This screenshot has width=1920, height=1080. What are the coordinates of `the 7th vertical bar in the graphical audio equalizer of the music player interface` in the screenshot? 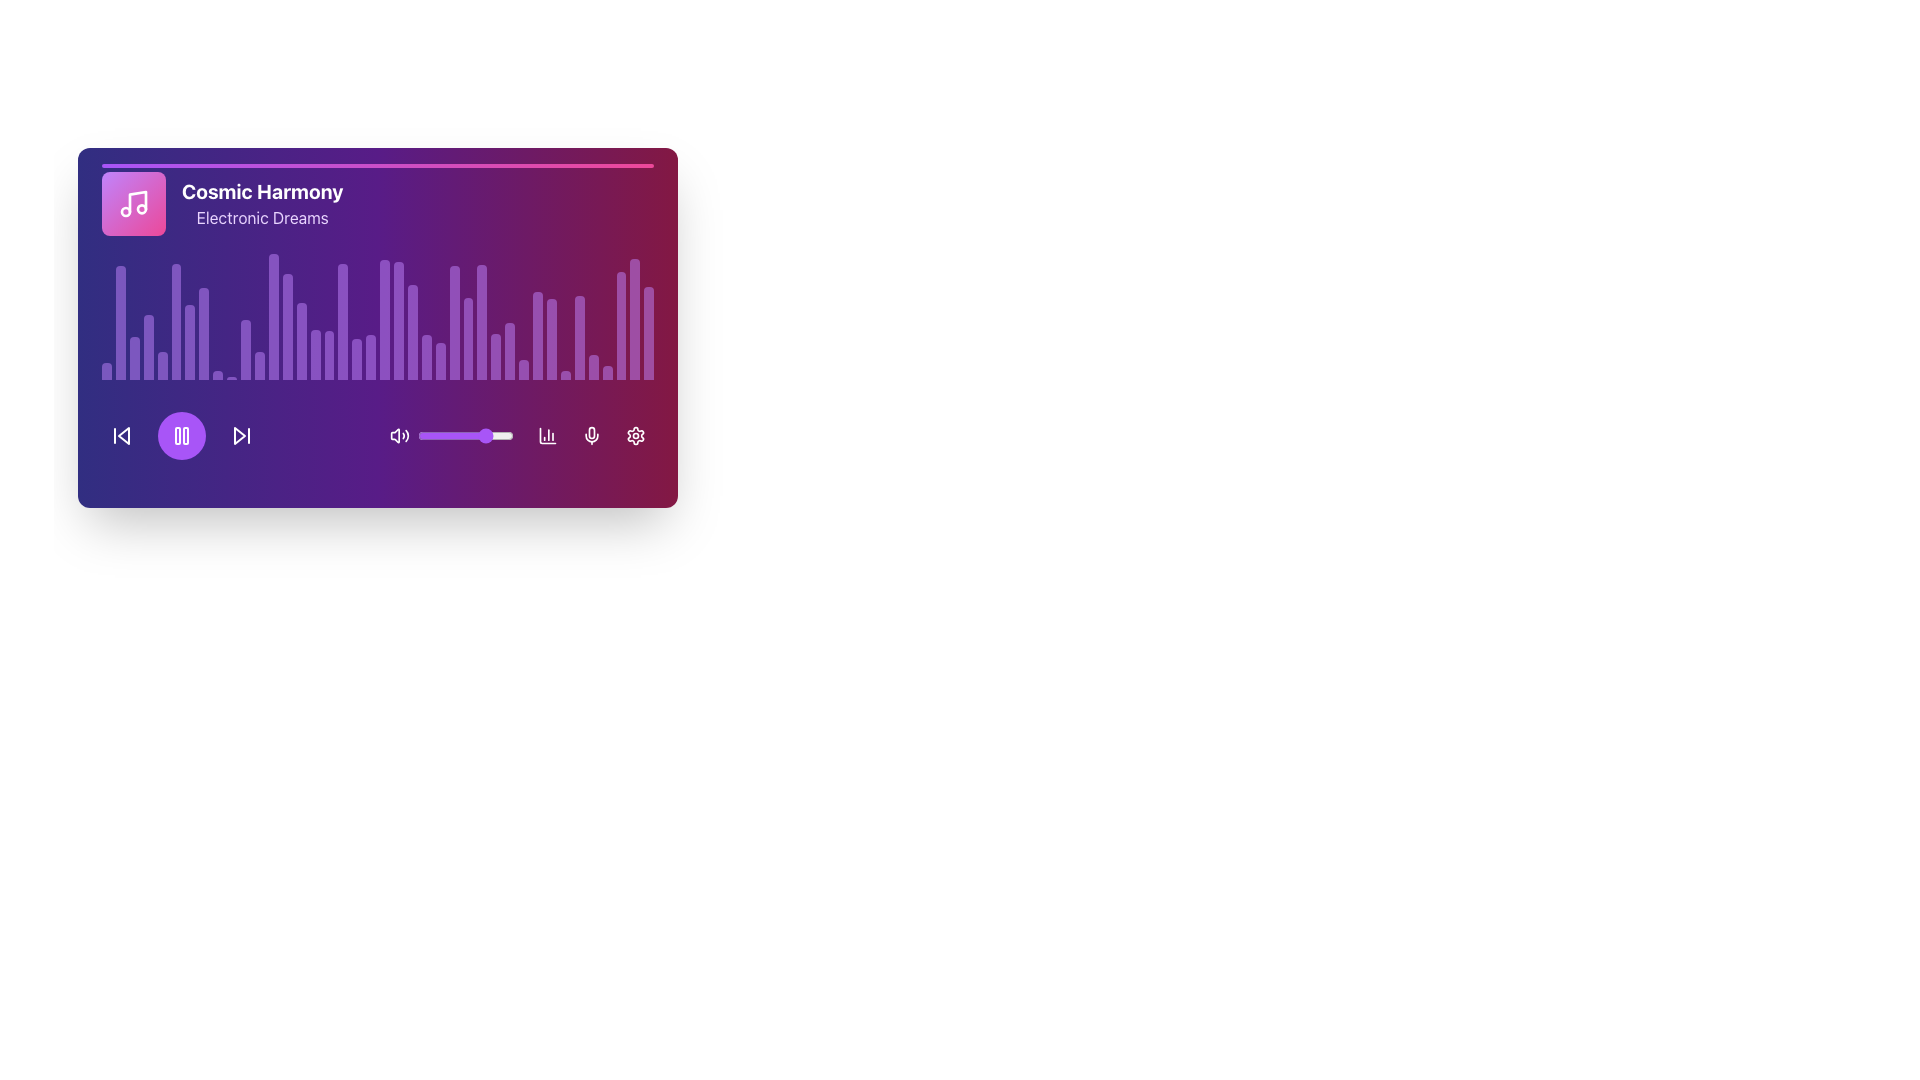 It's located at (190, 341).